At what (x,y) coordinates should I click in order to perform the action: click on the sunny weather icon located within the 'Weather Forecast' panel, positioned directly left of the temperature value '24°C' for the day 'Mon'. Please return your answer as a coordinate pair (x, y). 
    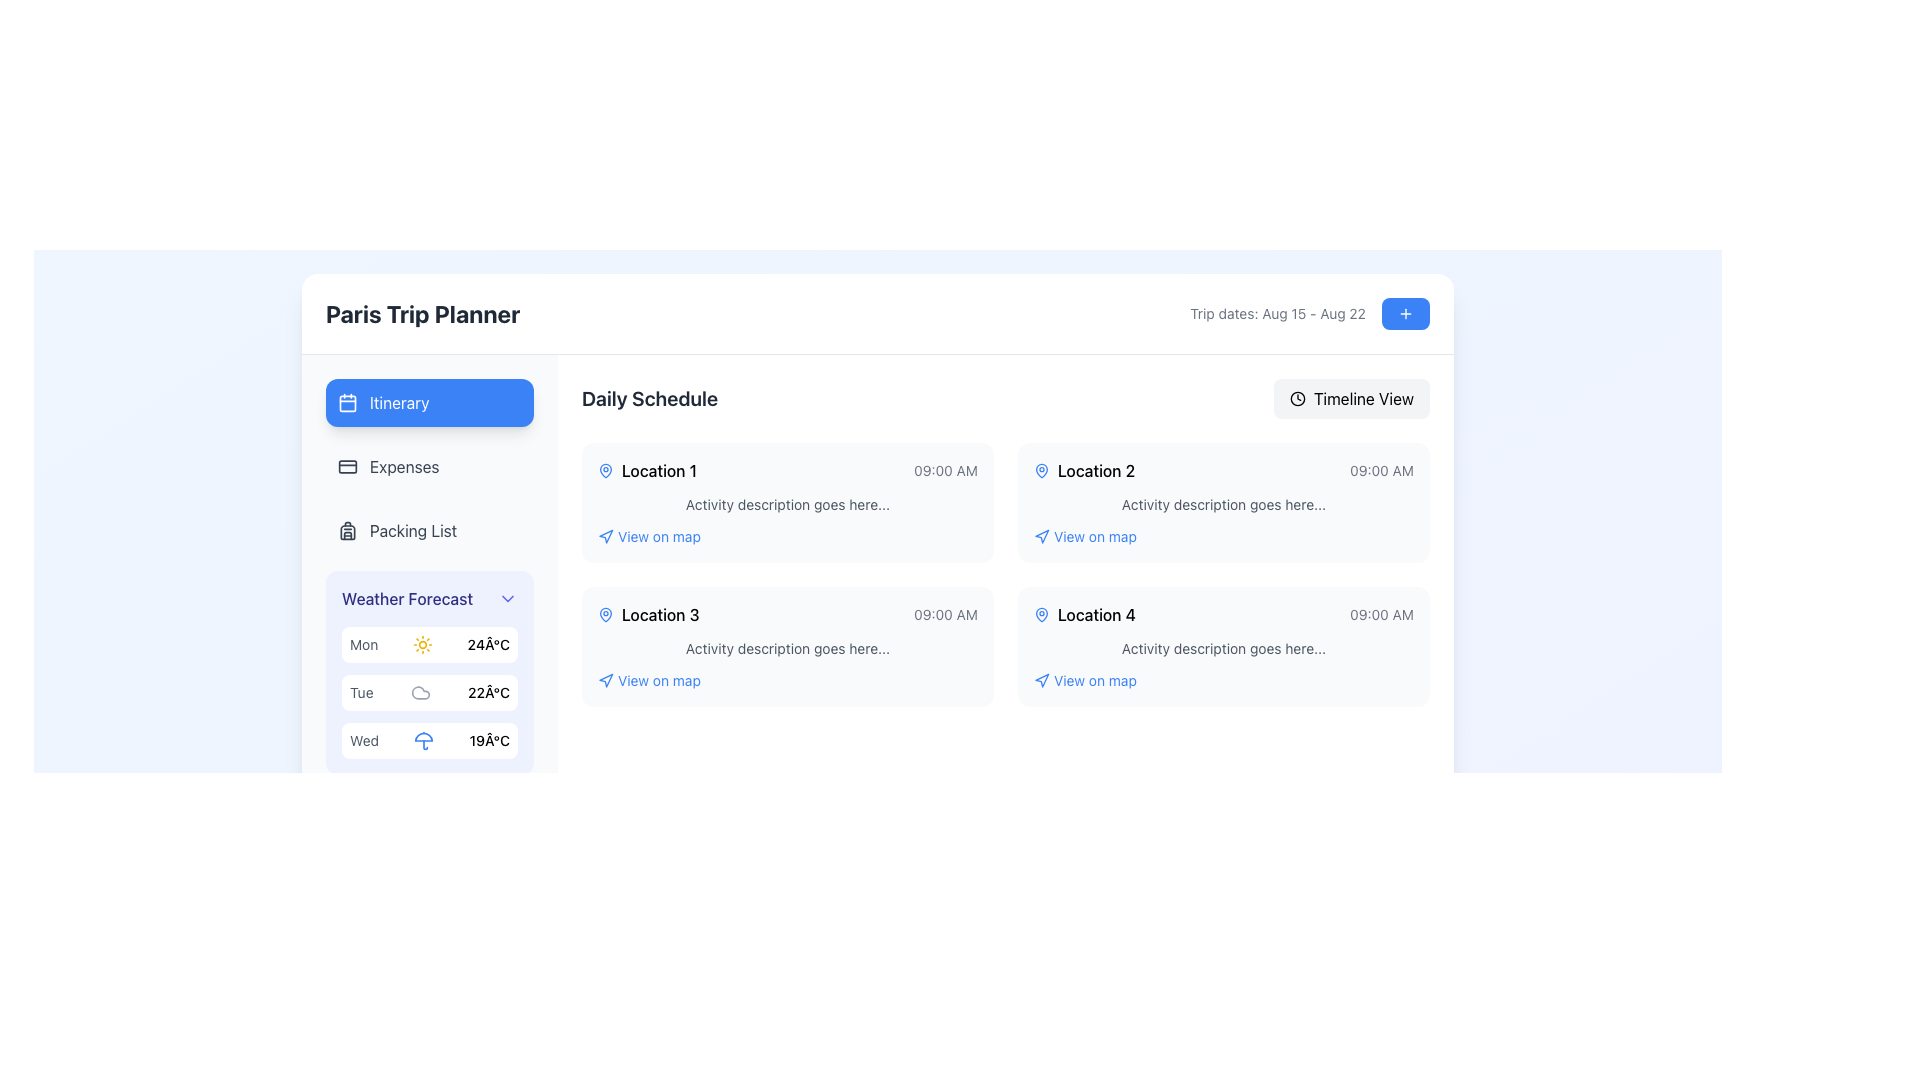
    Looking at the image, I should click on (421, 644).